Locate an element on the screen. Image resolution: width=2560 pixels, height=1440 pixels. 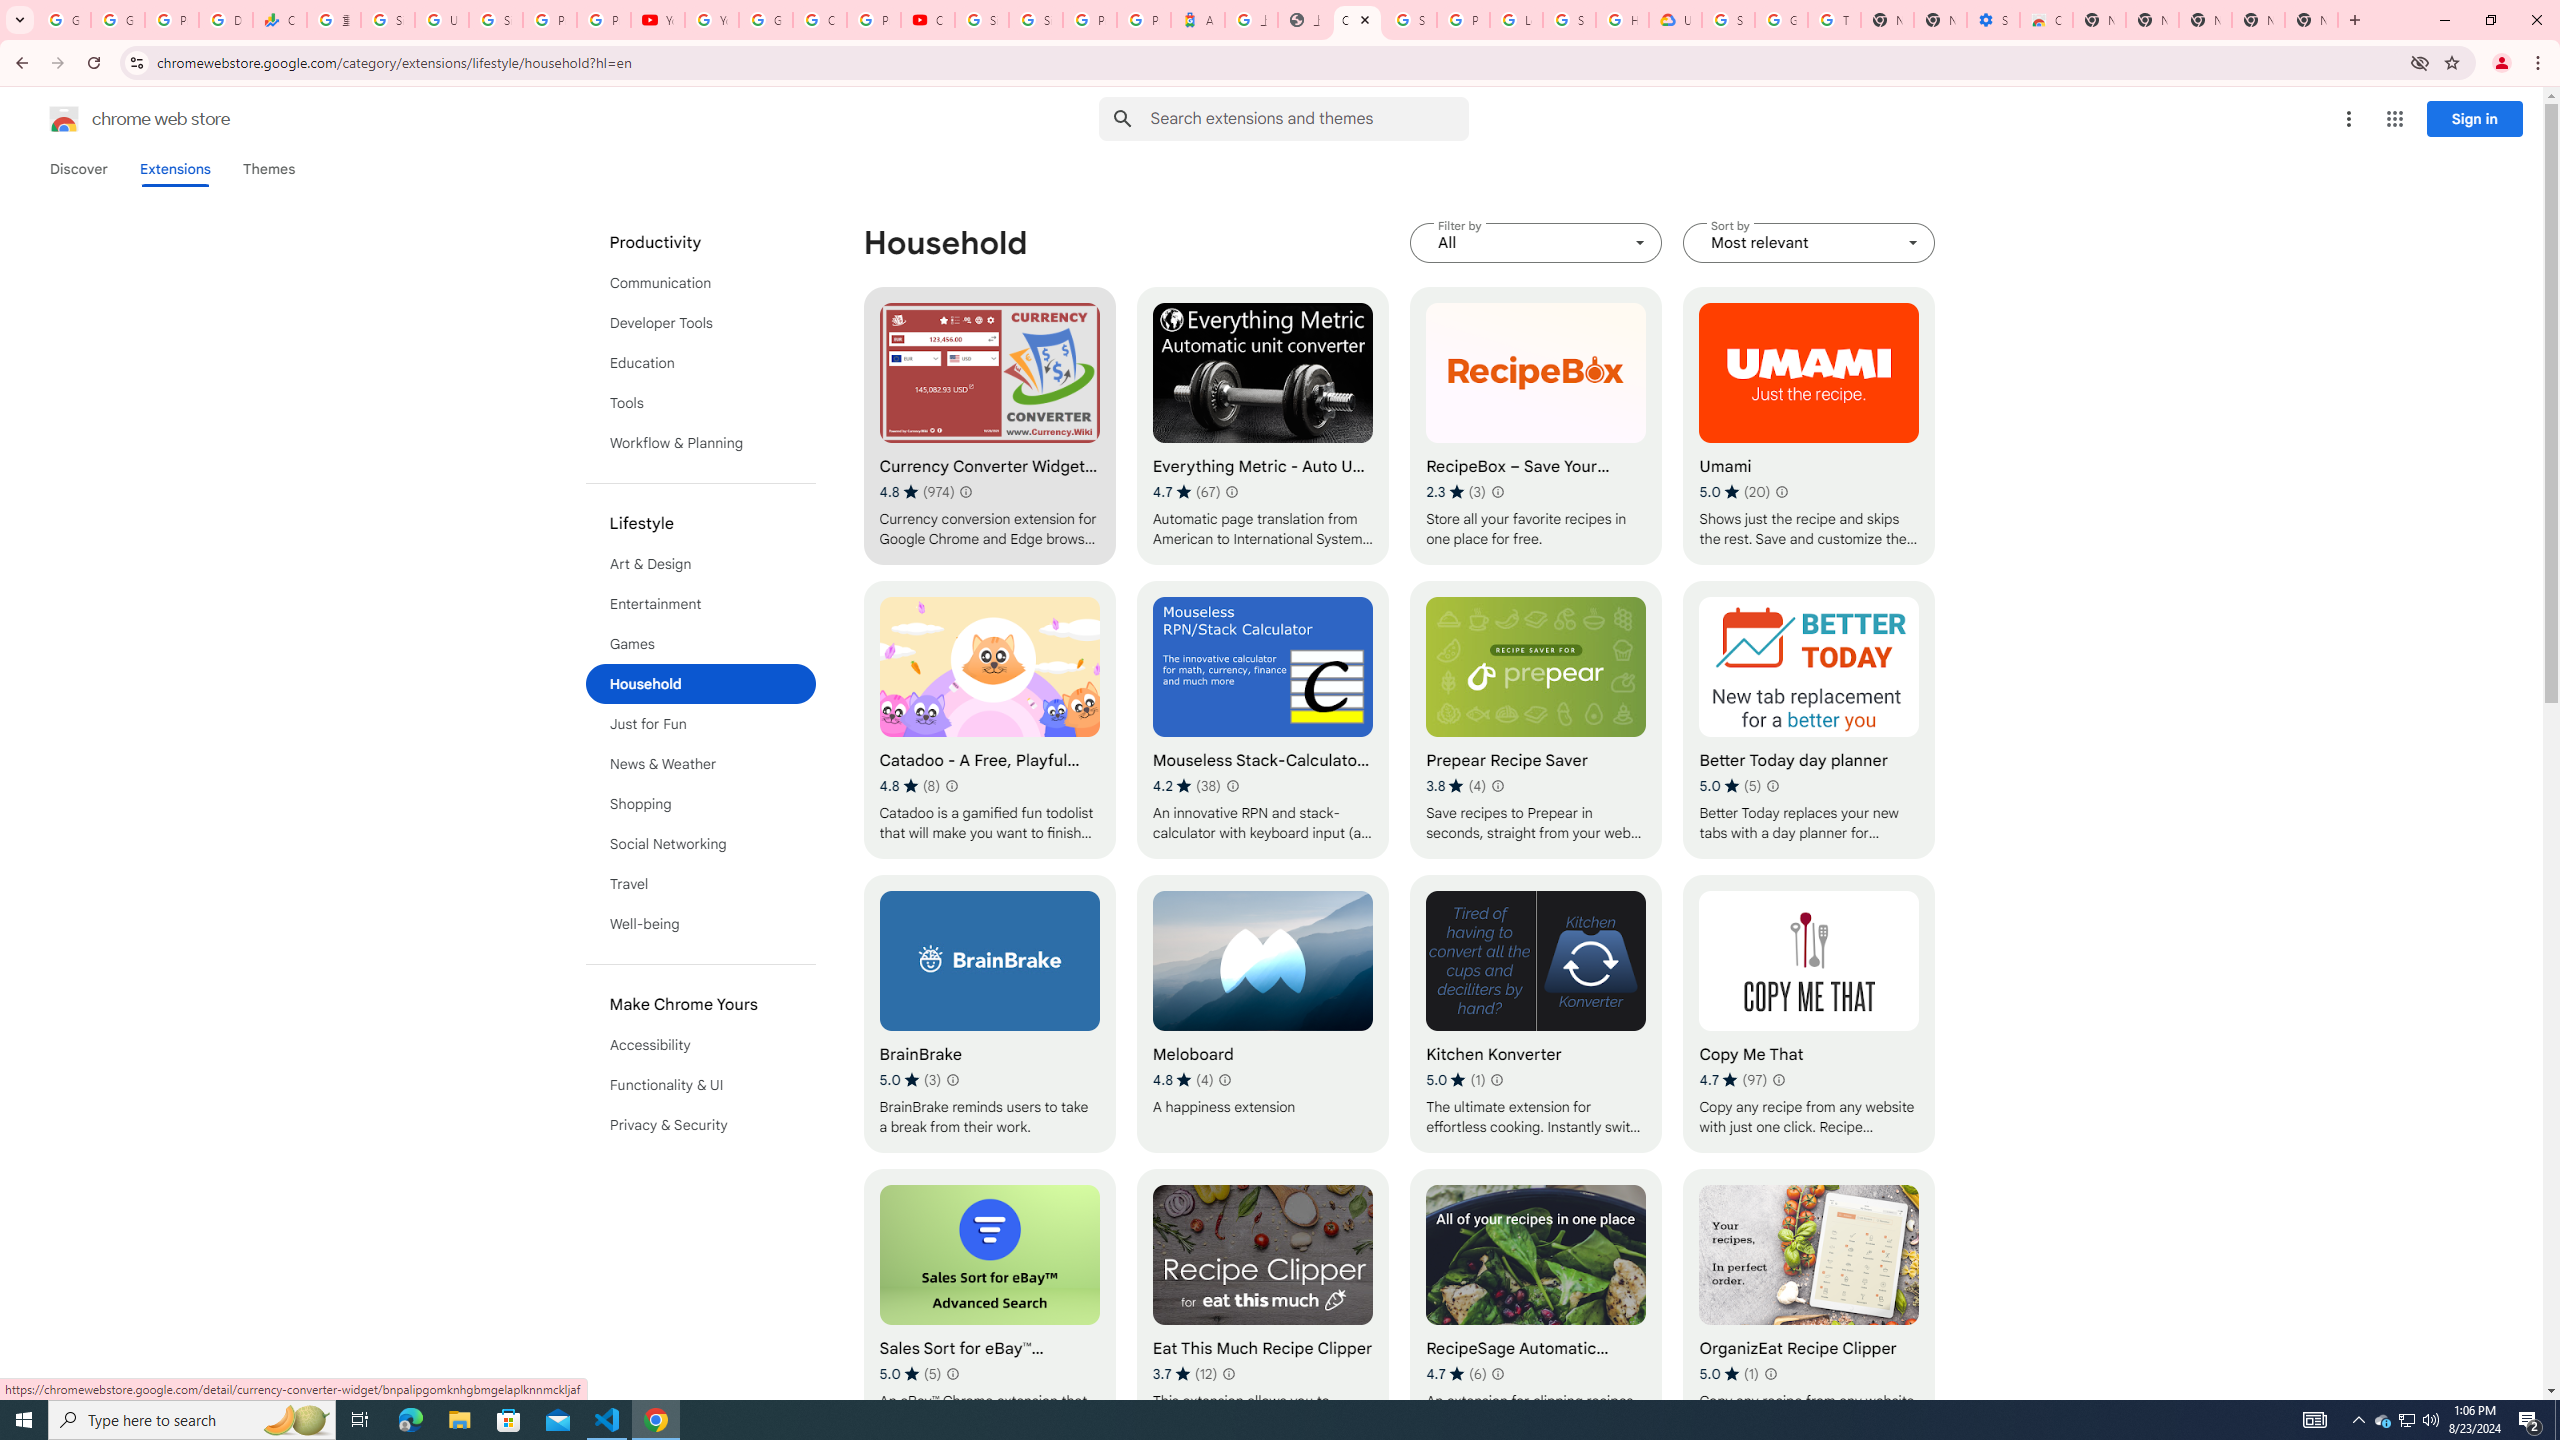
'Currencies - Google Finance' is located at coordinates (278, 19).